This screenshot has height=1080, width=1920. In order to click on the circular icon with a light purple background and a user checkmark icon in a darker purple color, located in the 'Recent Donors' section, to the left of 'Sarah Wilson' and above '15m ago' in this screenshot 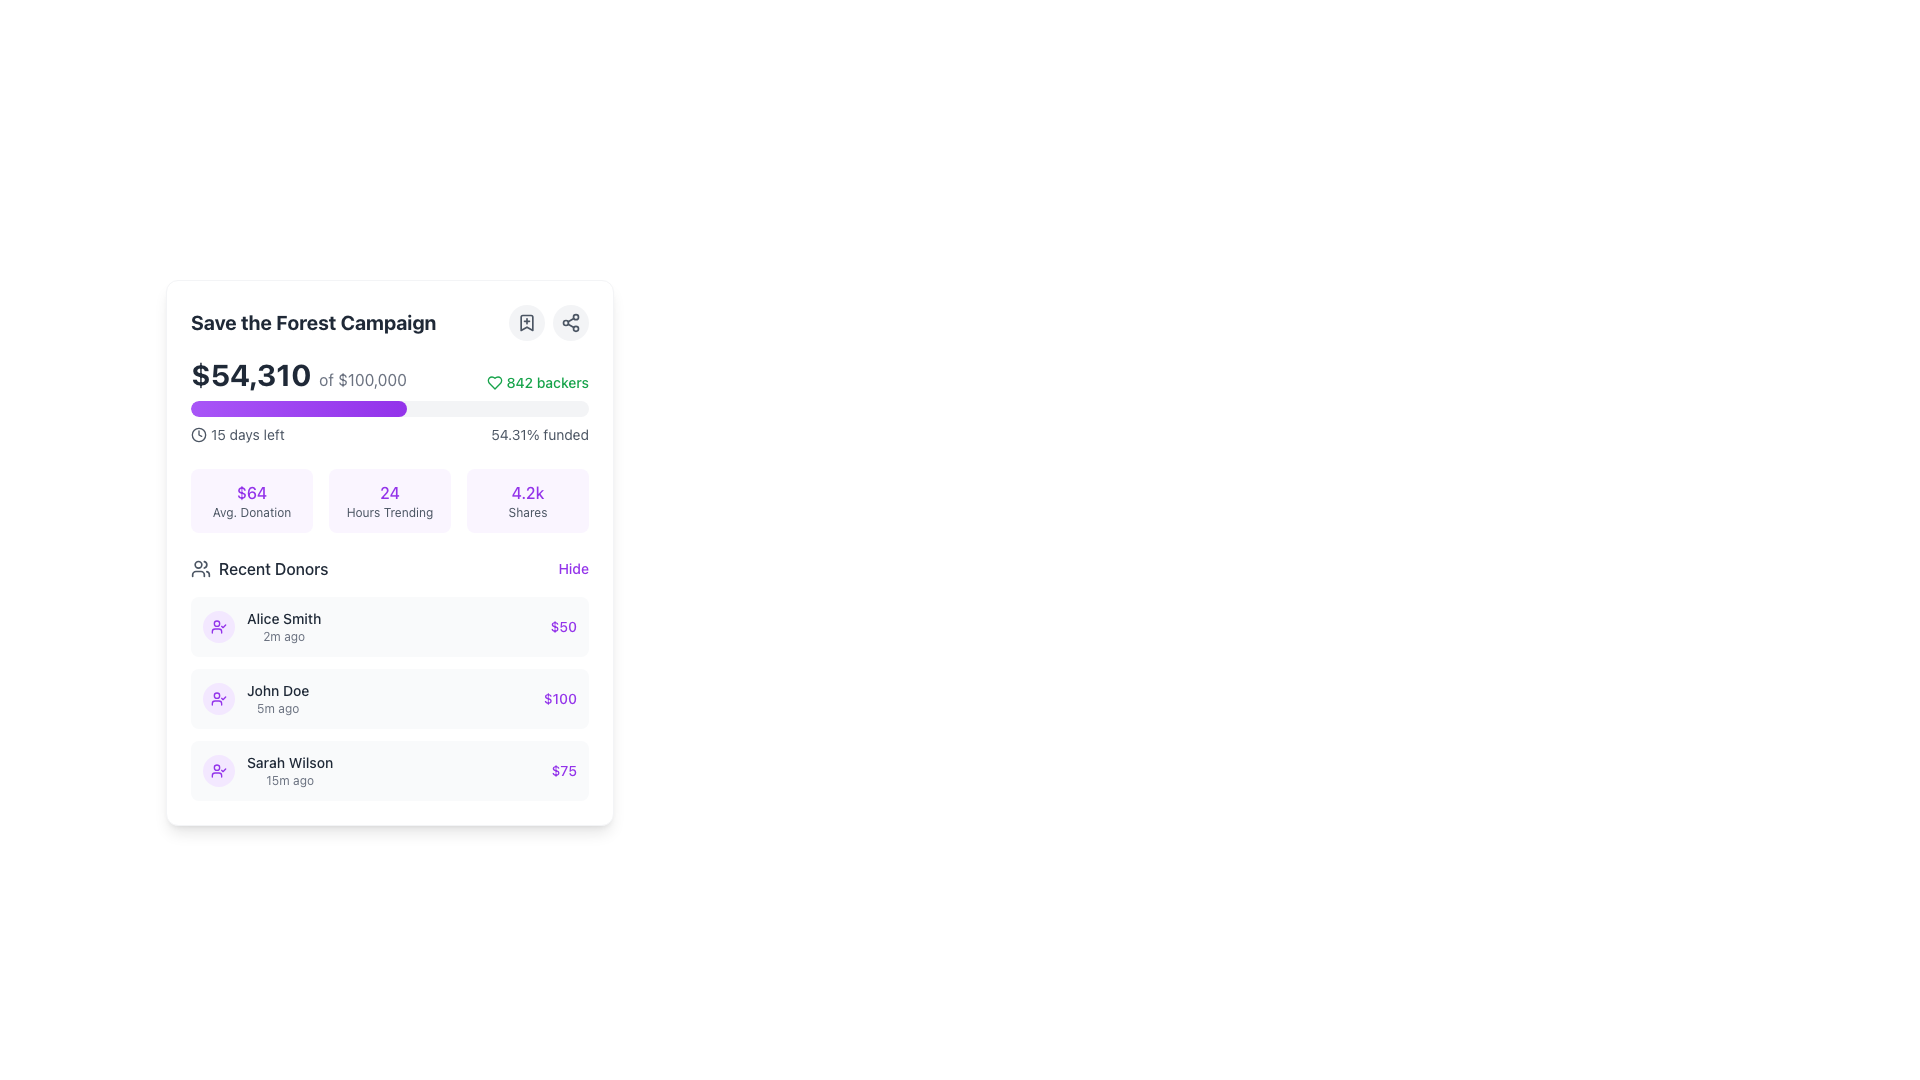, I will do `click(219, 770)`.